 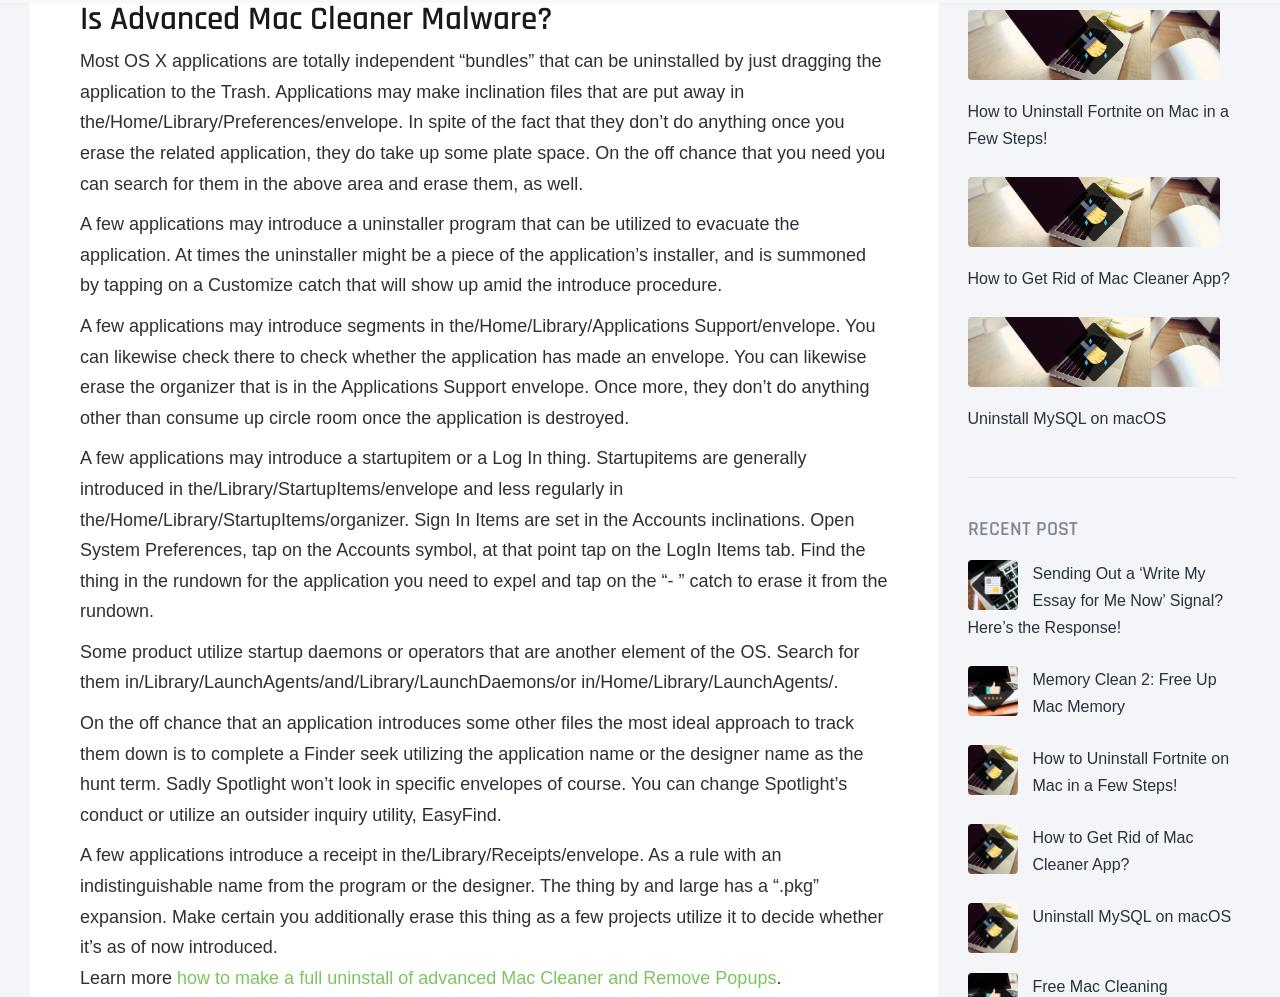 What do you see at coordinates (1021, 527) in the screenshot?
I see `'Recent Post'` at bounding box center [1021, 527].